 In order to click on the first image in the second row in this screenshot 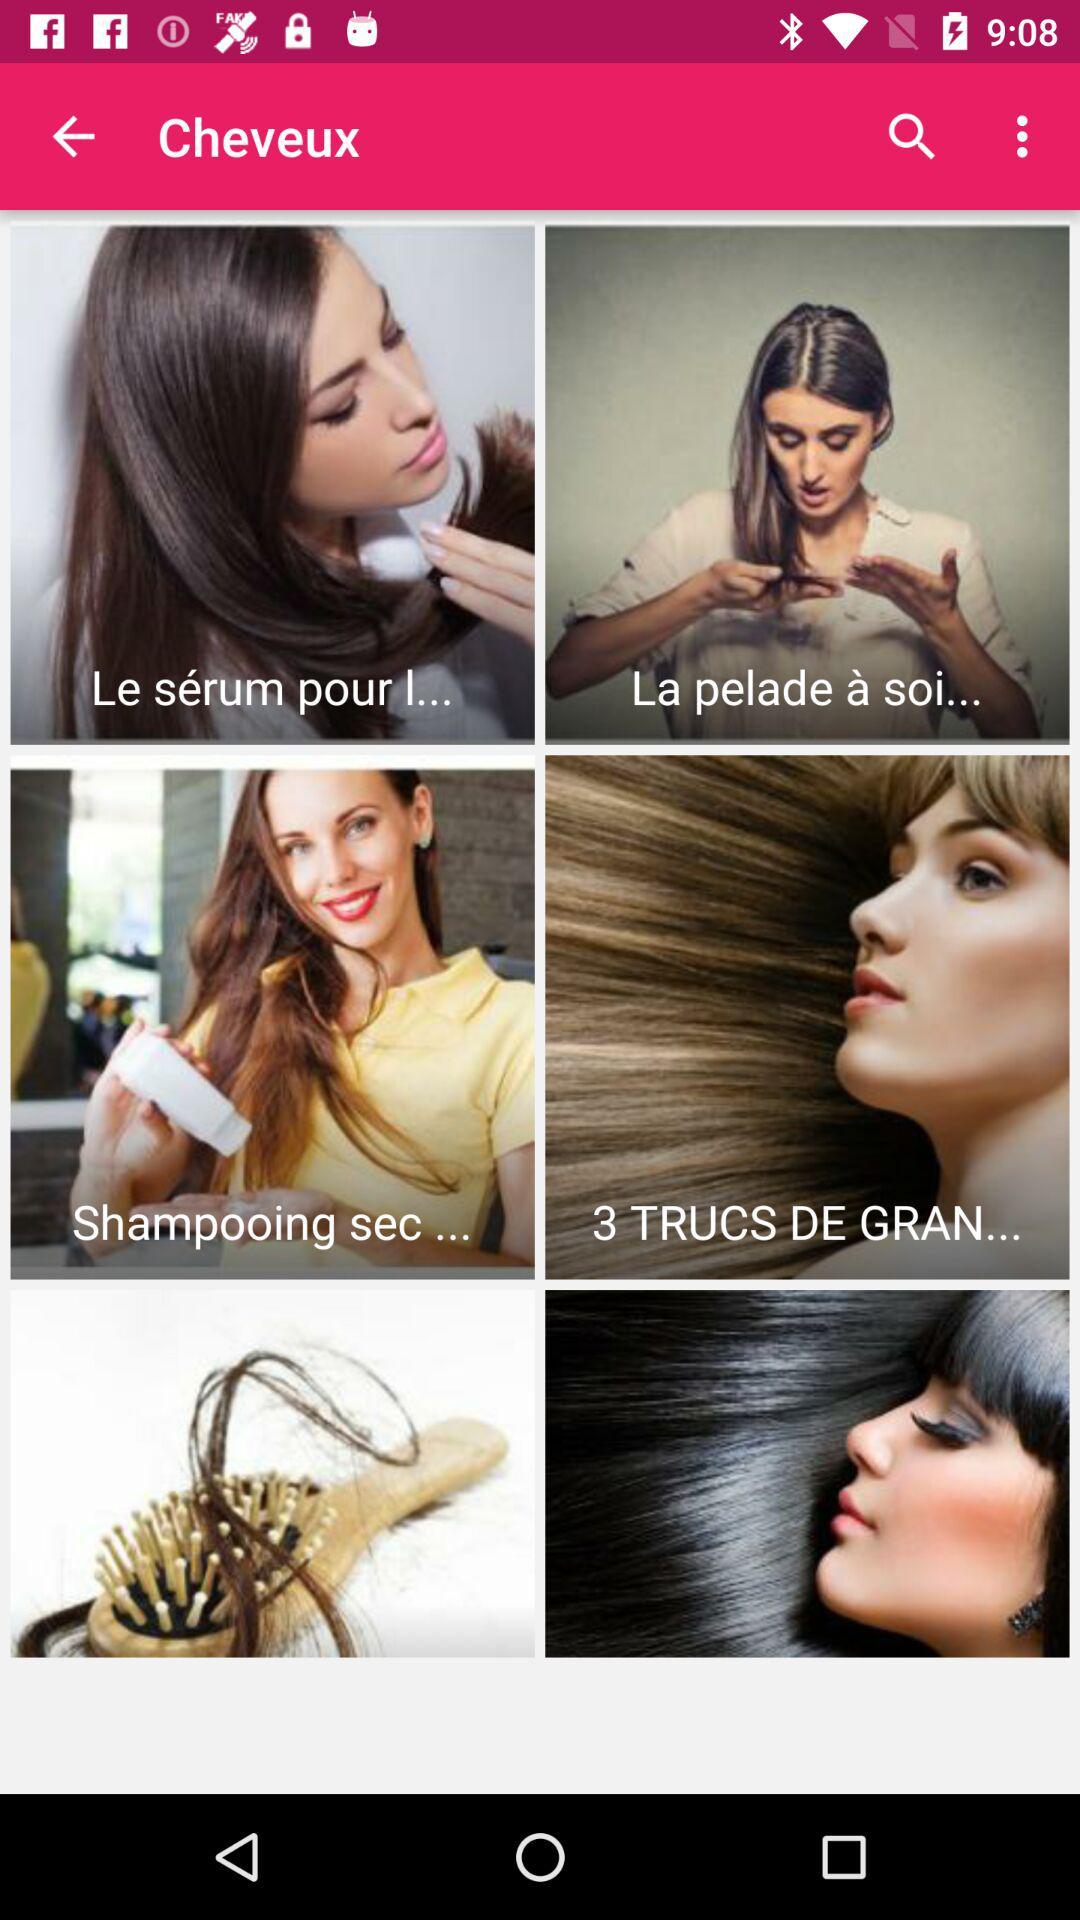, I will do `click(273, 1017)`.